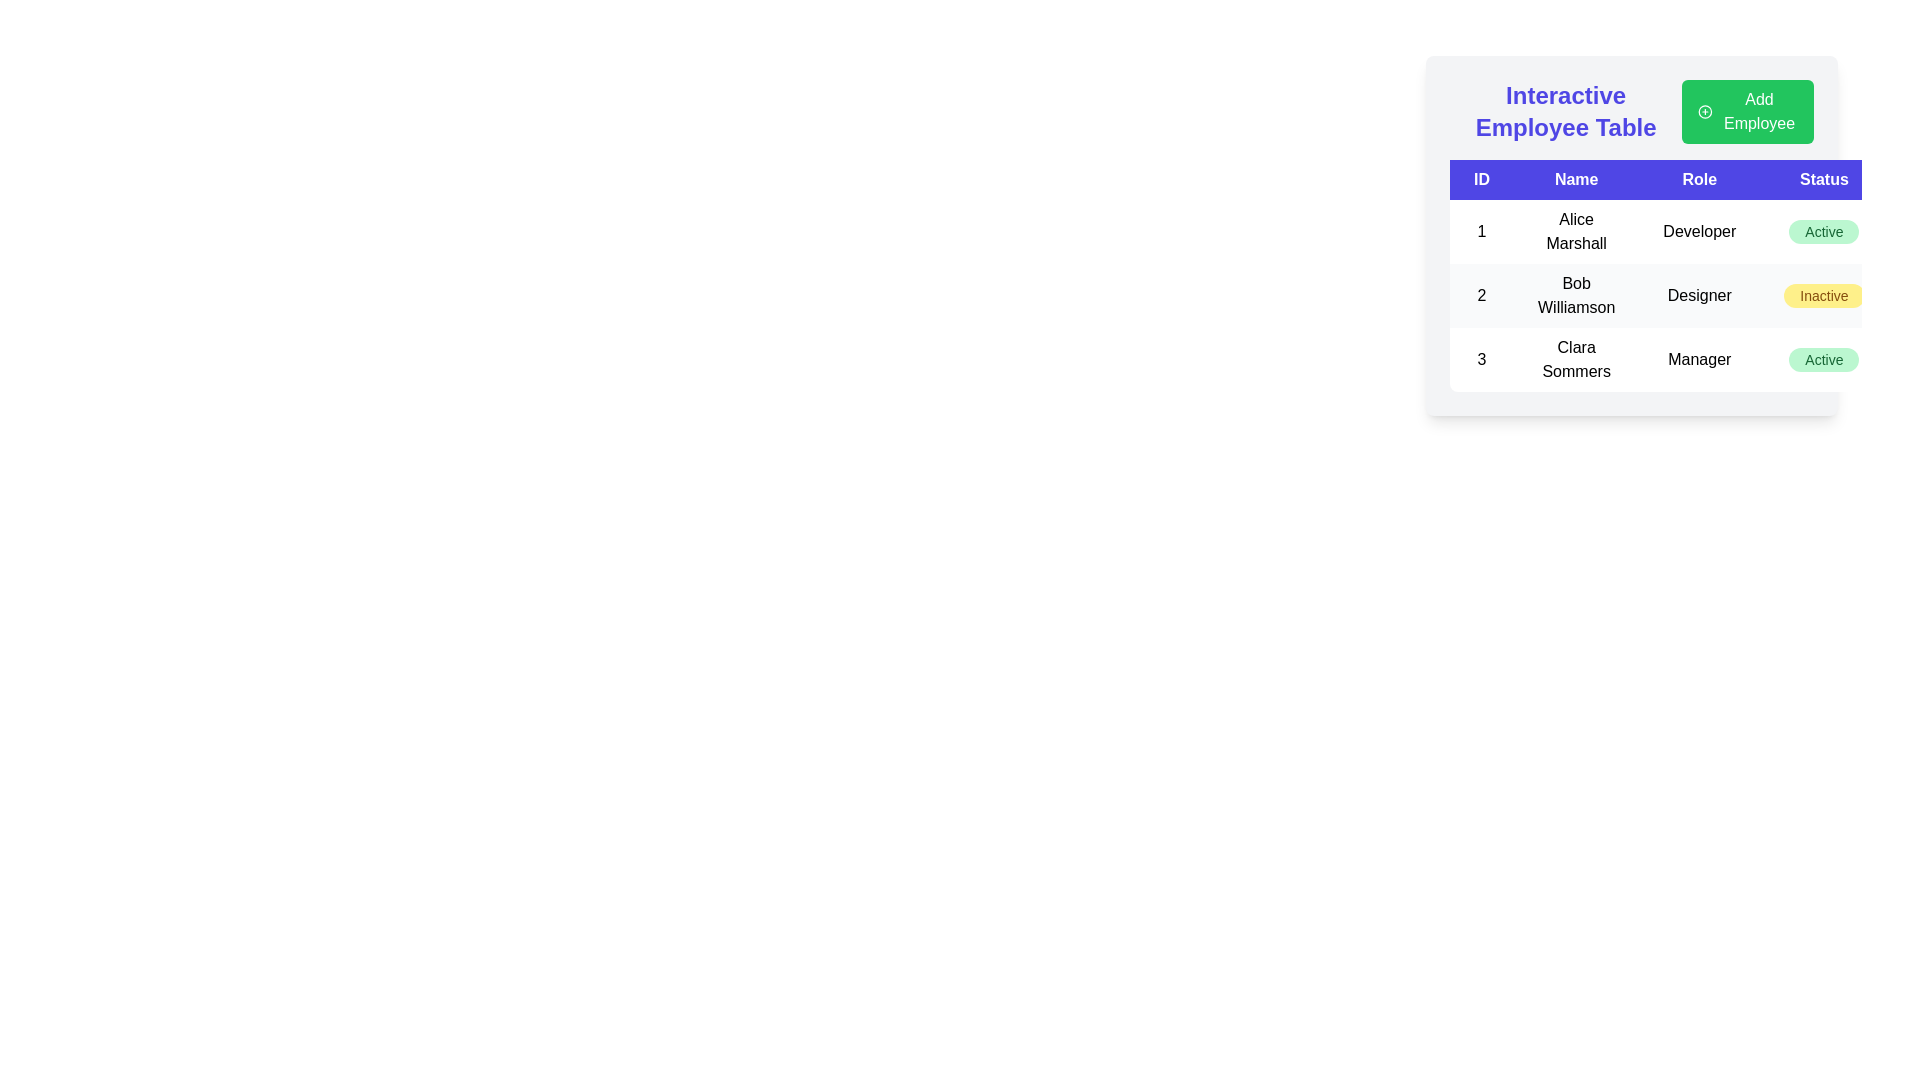 This screenshot has width=1920, height=1080. I want to click on the row containing employee details in the Interactive Employee Table, so click(1632, 234).